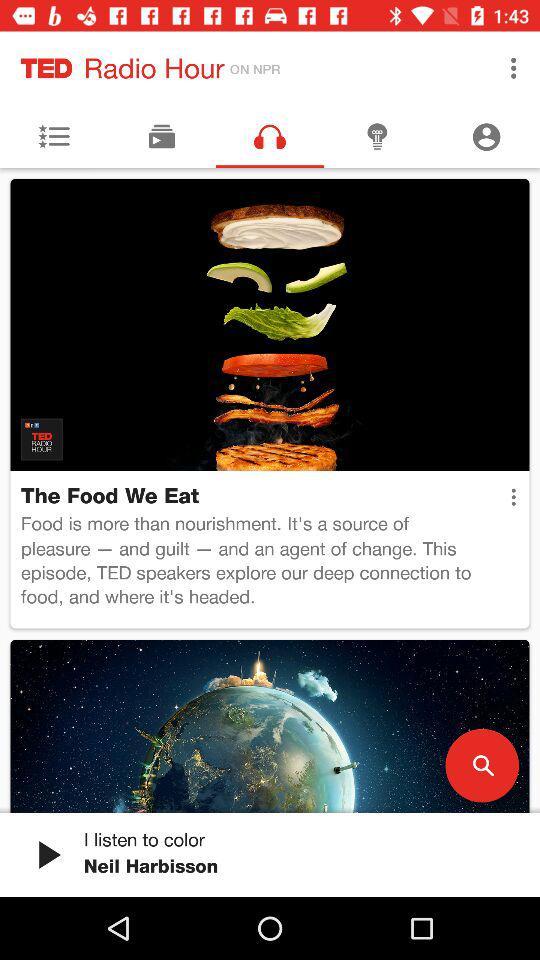 This screenshot has width=540, height=960. What do you see at coordinates (513, 496) in the screenshot?
I see `the item on the right` at bounding box center [513, 496].